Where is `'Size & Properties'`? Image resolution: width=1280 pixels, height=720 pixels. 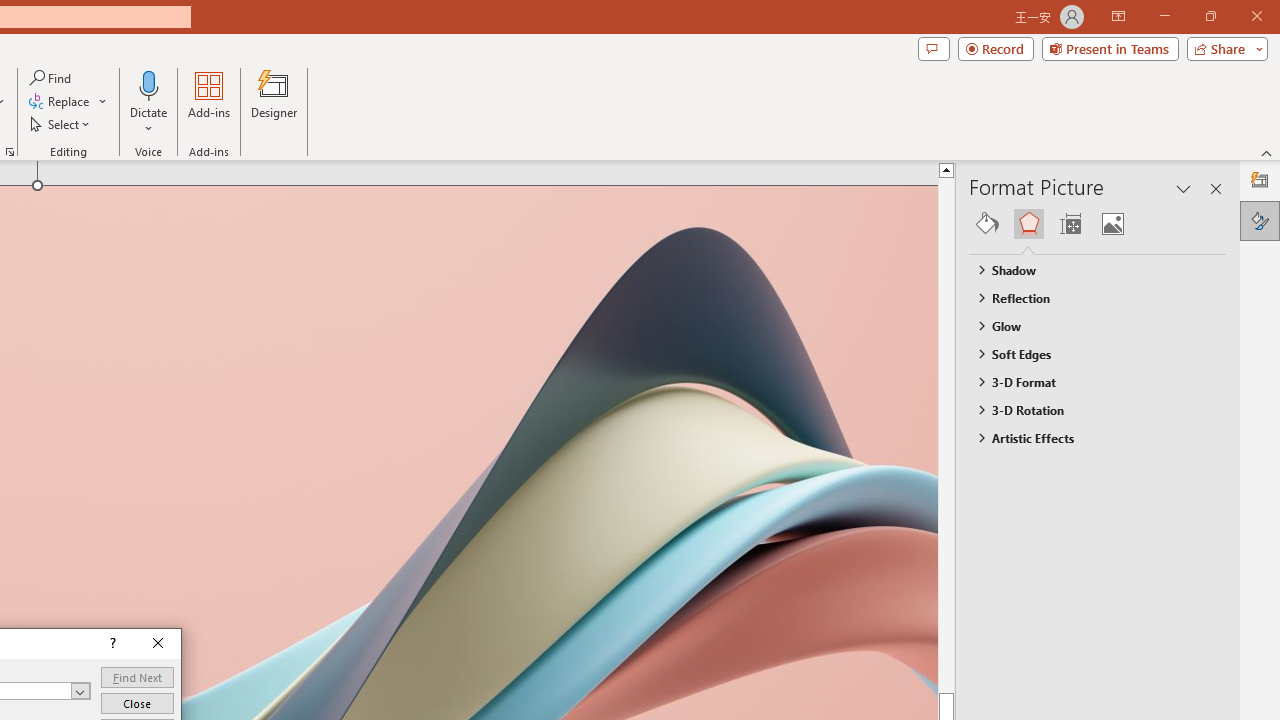 'Size & Properties' is located at coordinates (1069, 223).